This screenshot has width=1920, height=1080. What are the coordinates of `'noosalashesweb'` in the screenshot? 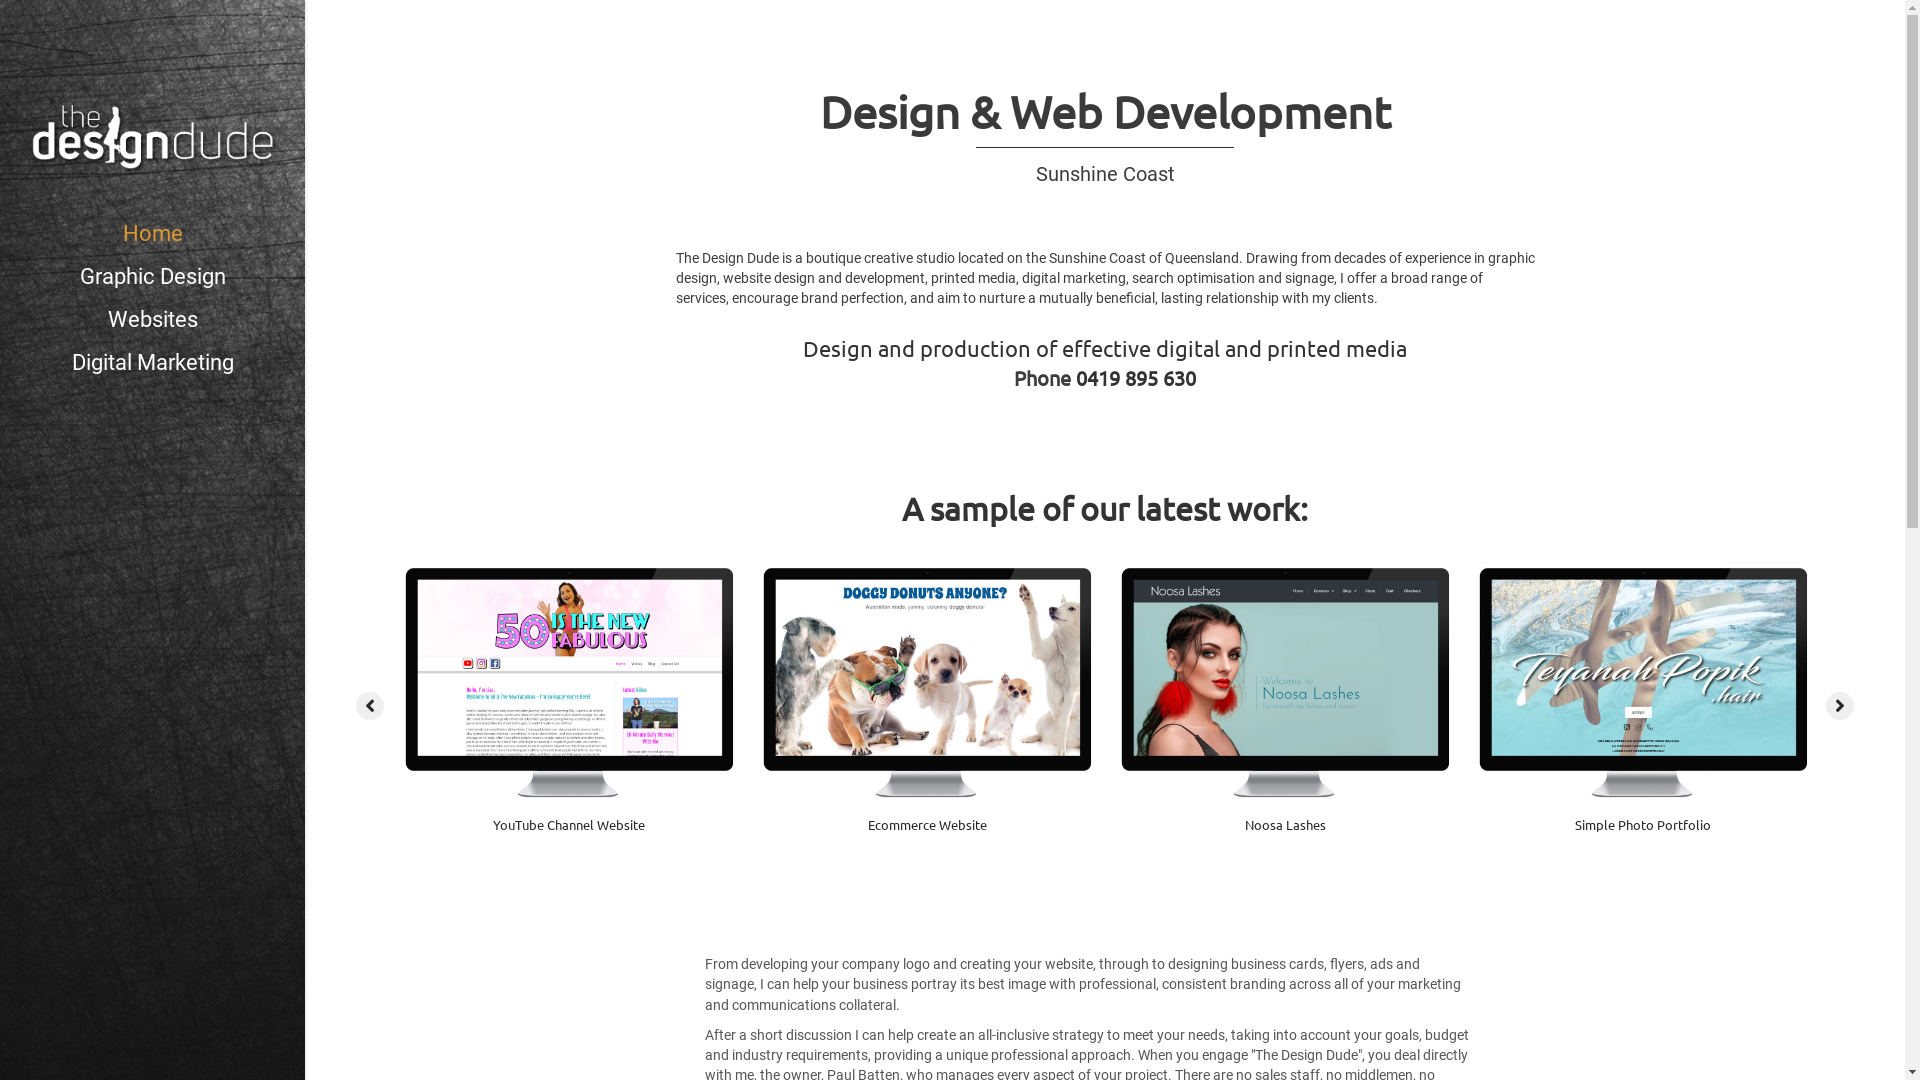 It's located at (1285, 680).